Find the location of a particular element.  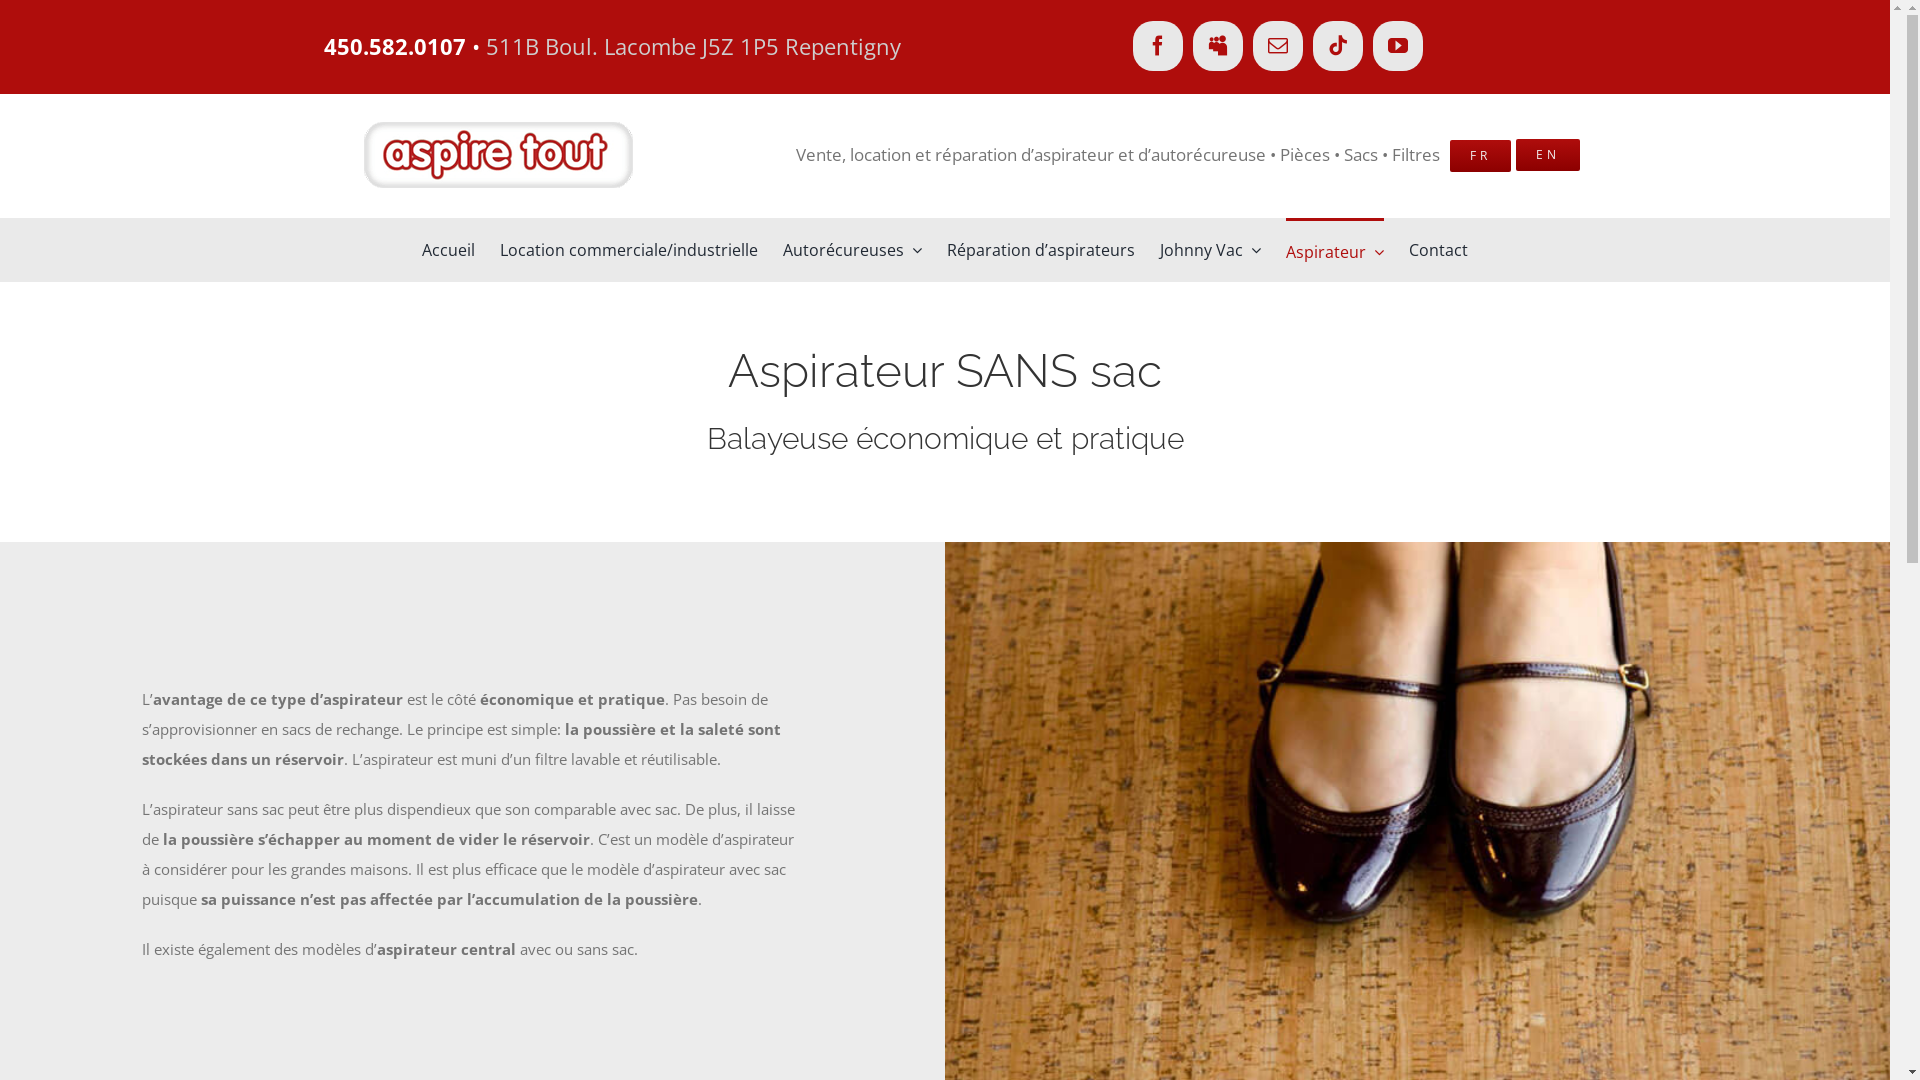

'Johnny Vac' is located at coordinates (1209, 249).